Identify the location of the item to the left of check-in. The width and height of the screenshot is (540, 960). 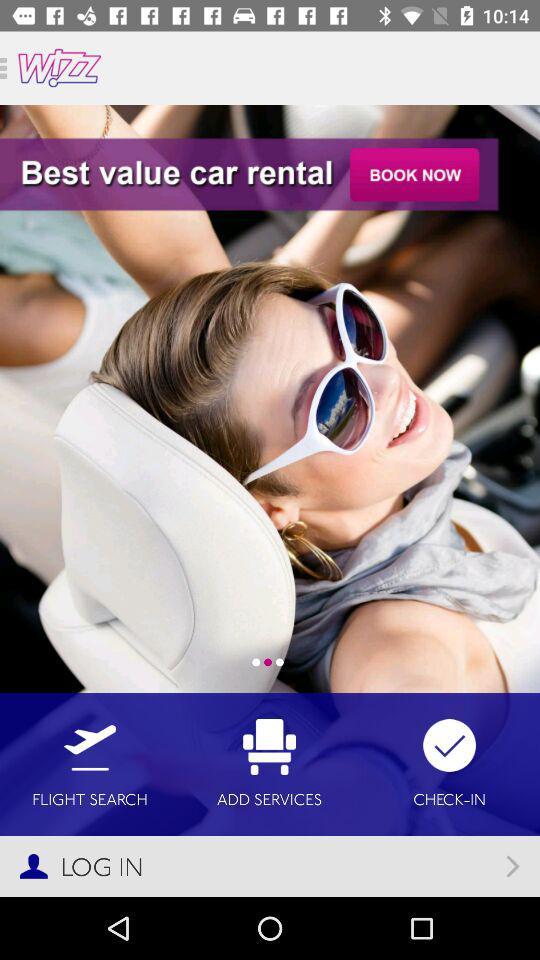
(269, 763).